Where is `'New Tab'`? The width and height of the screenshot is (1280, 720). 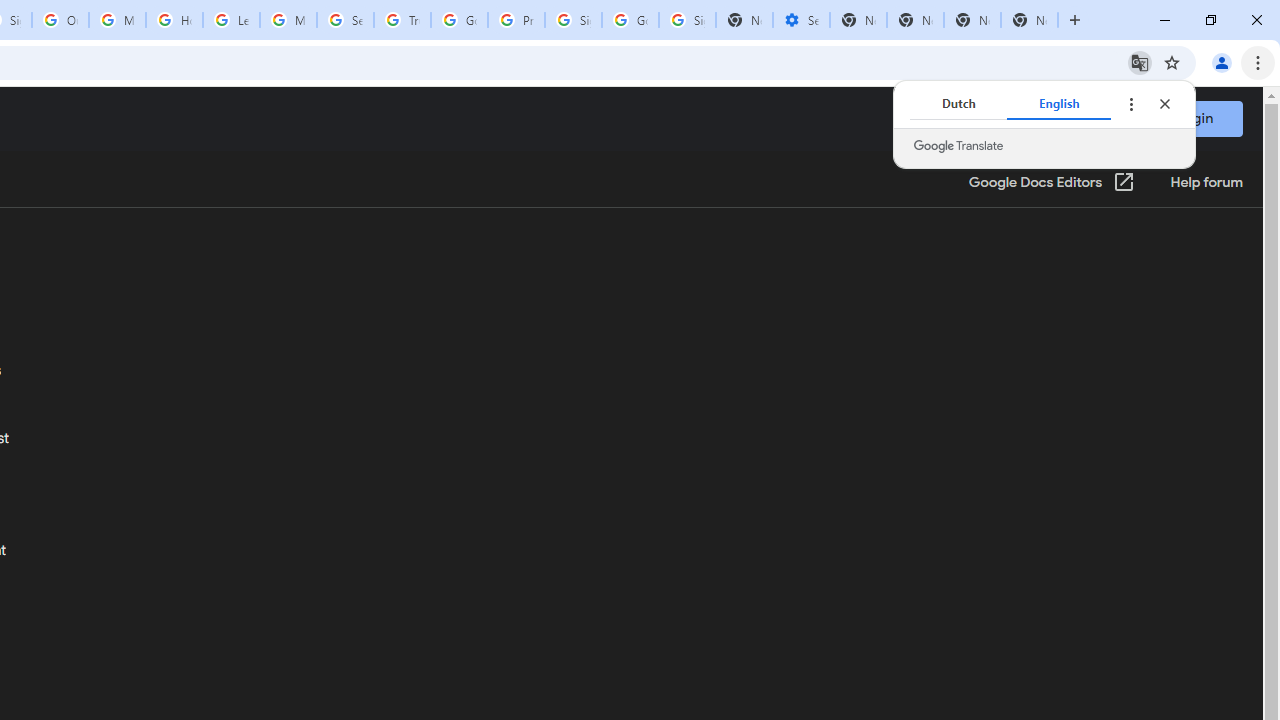
'New Tab' is located at coordinates (1029, 20).